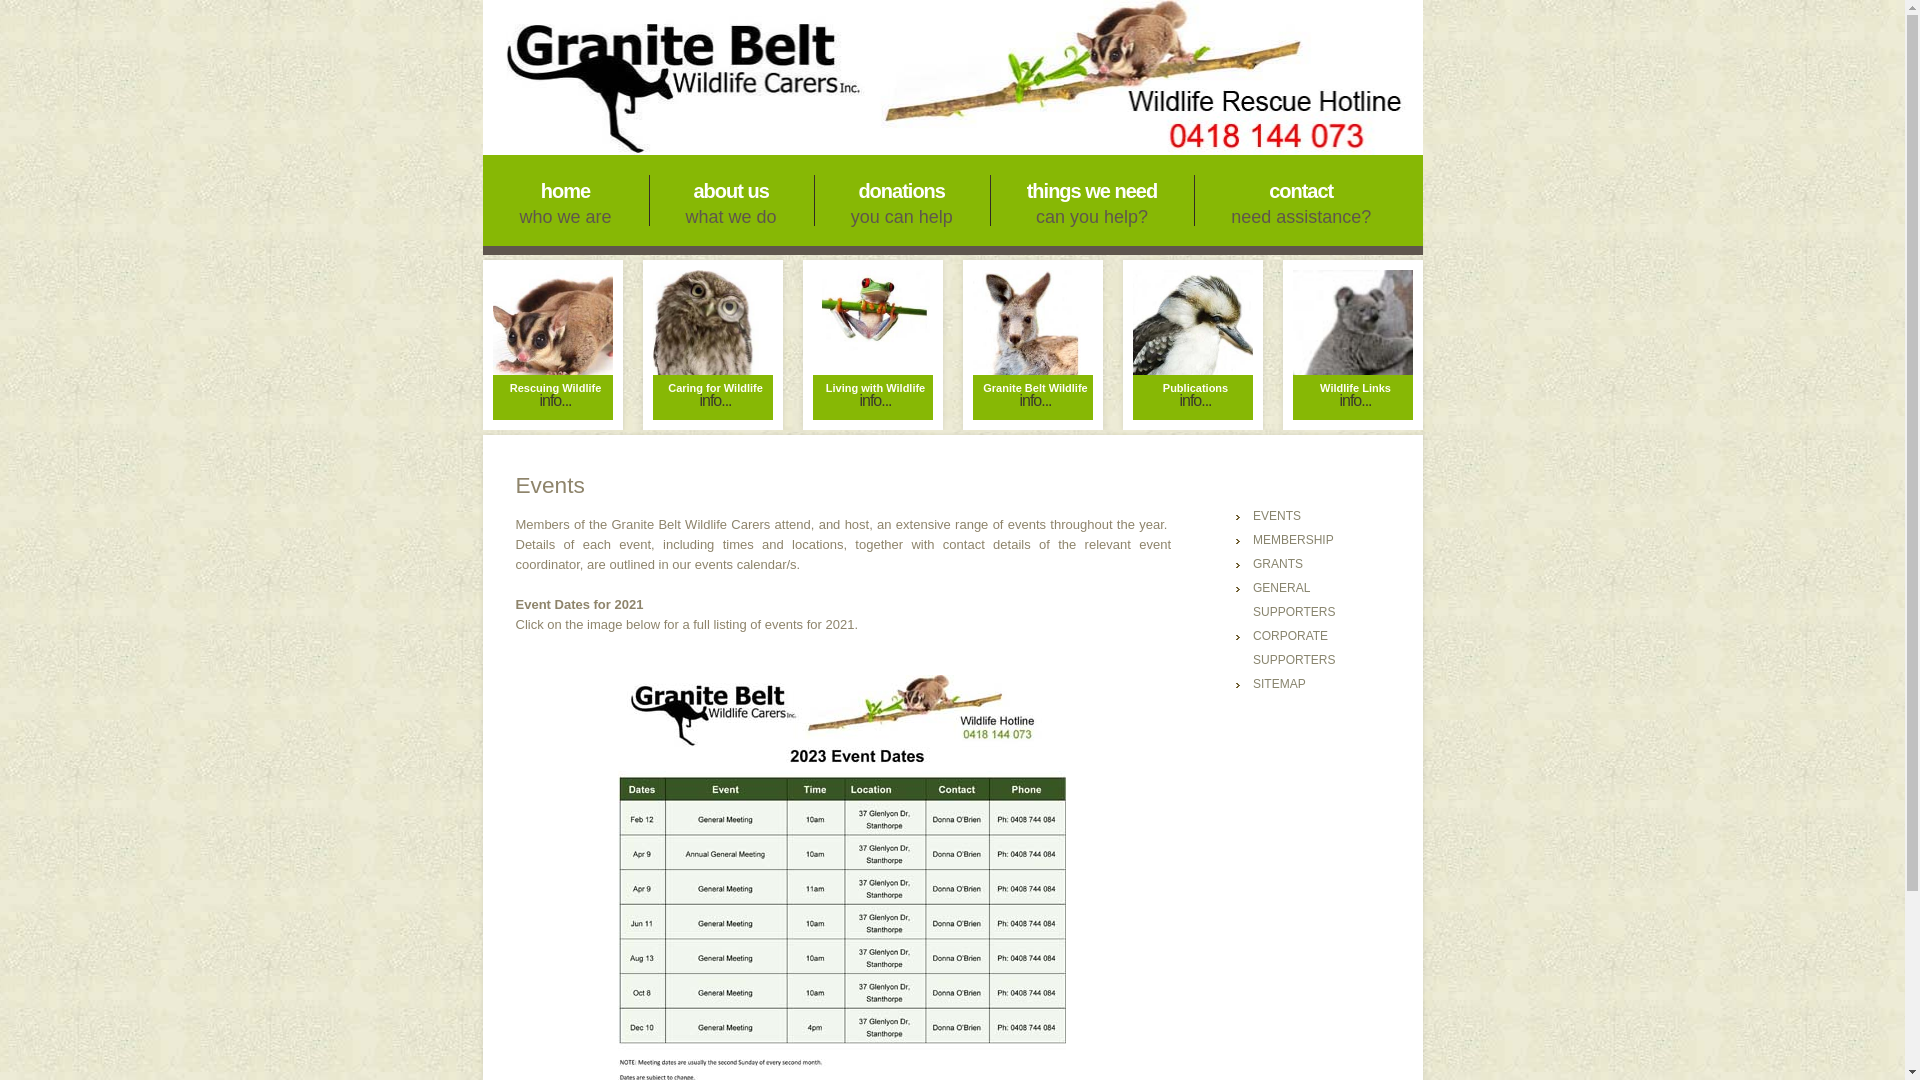 The height and width of the screenshot is (1080, 1920). Describe the element at coordinates (1090, 200) in the screenshot. I see `'things we need` at that location.